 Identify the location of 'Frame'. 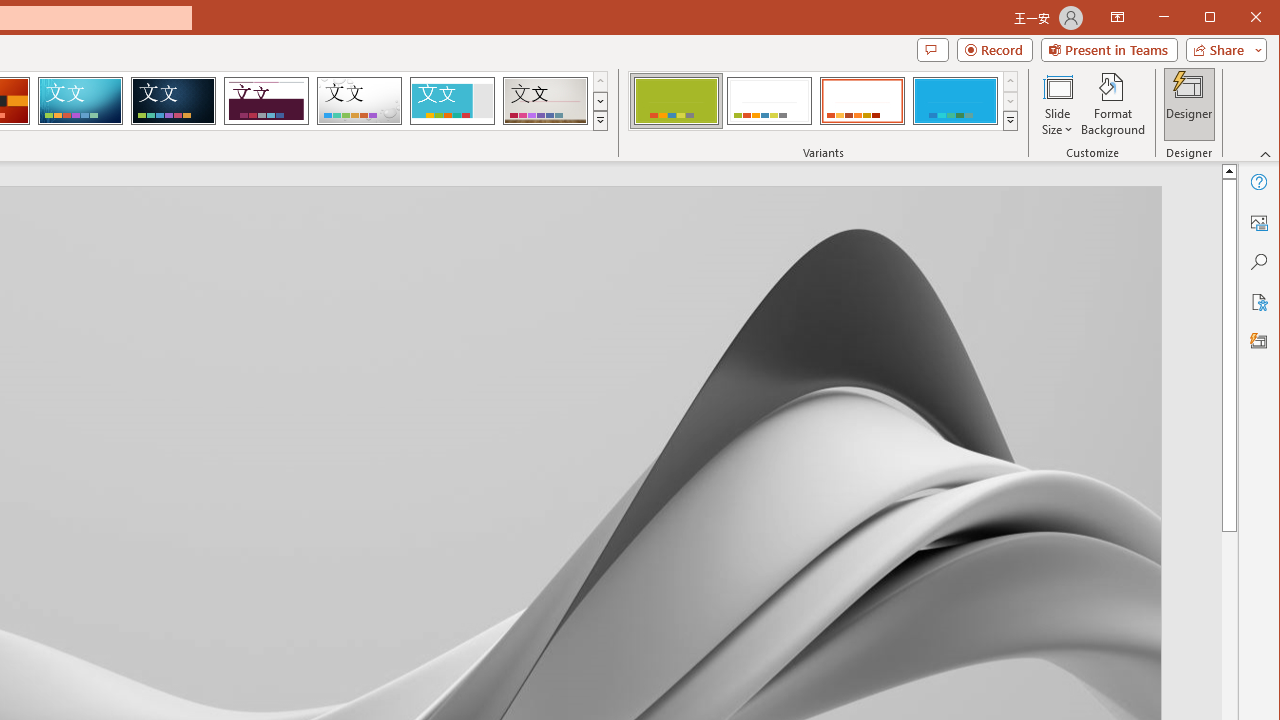
(451, 100).